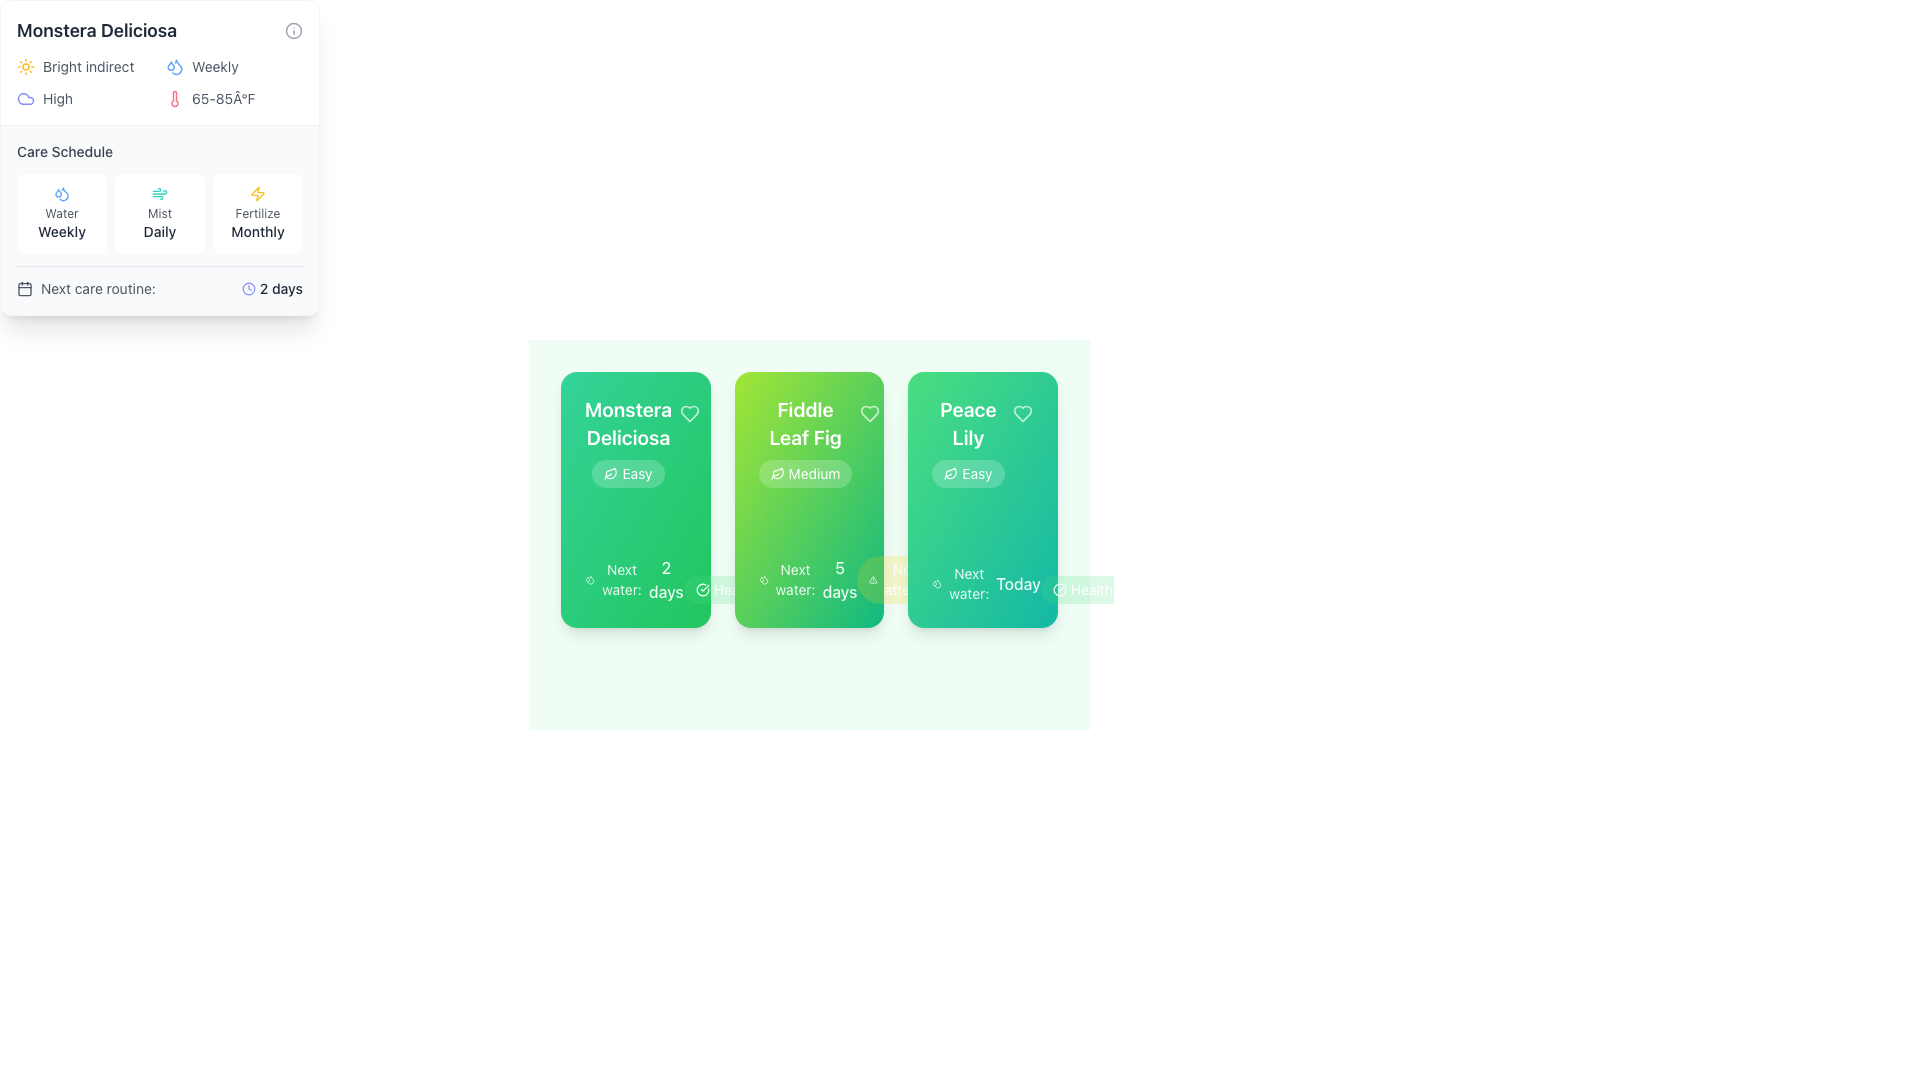 This screenshot has width=1920, height=1080. Describe the element at coordinates (809, 499) in the screenshot. I see `displayed information on the plant care card located in the middle slot among three cards, summarizing essential details about plant maintenance requirements` at that location.